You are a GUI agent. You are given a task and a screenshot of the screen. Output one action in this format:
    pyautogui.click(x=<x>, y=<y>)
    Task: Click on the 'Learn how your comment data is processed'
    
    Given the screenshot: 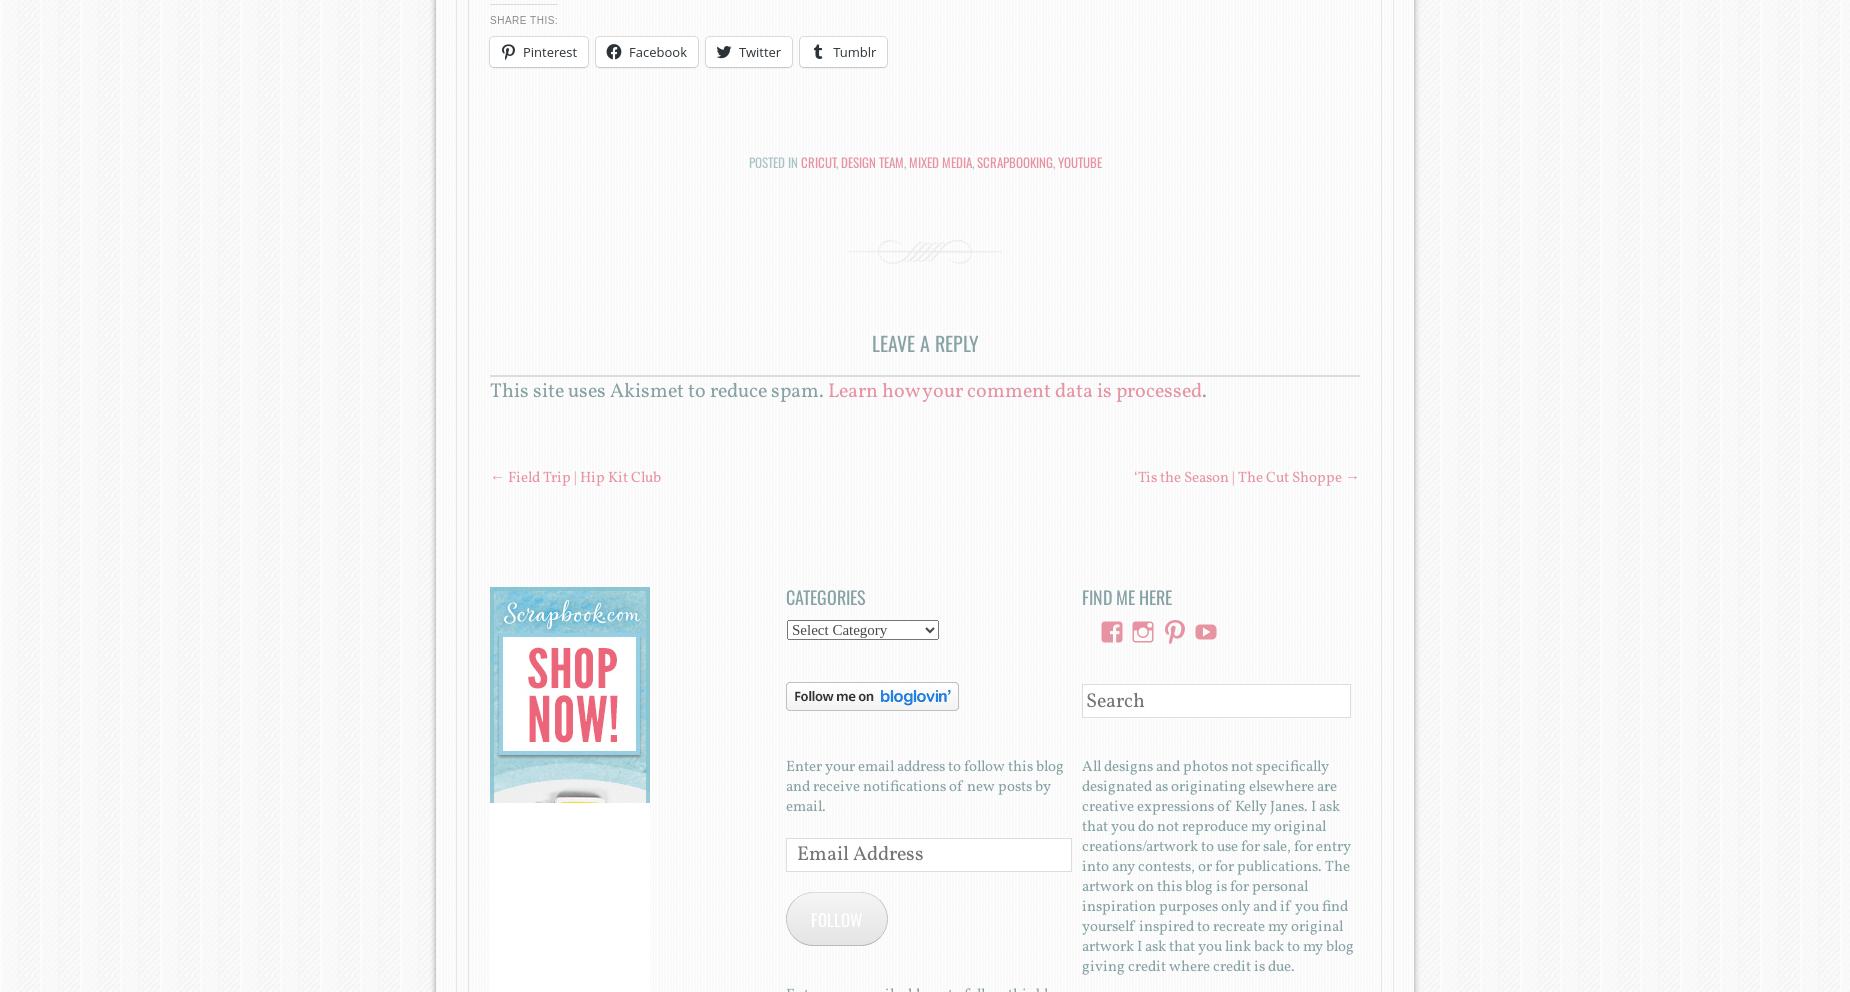 What is the action you would take?
    pyautogui.click(x=1013, y=392)
    